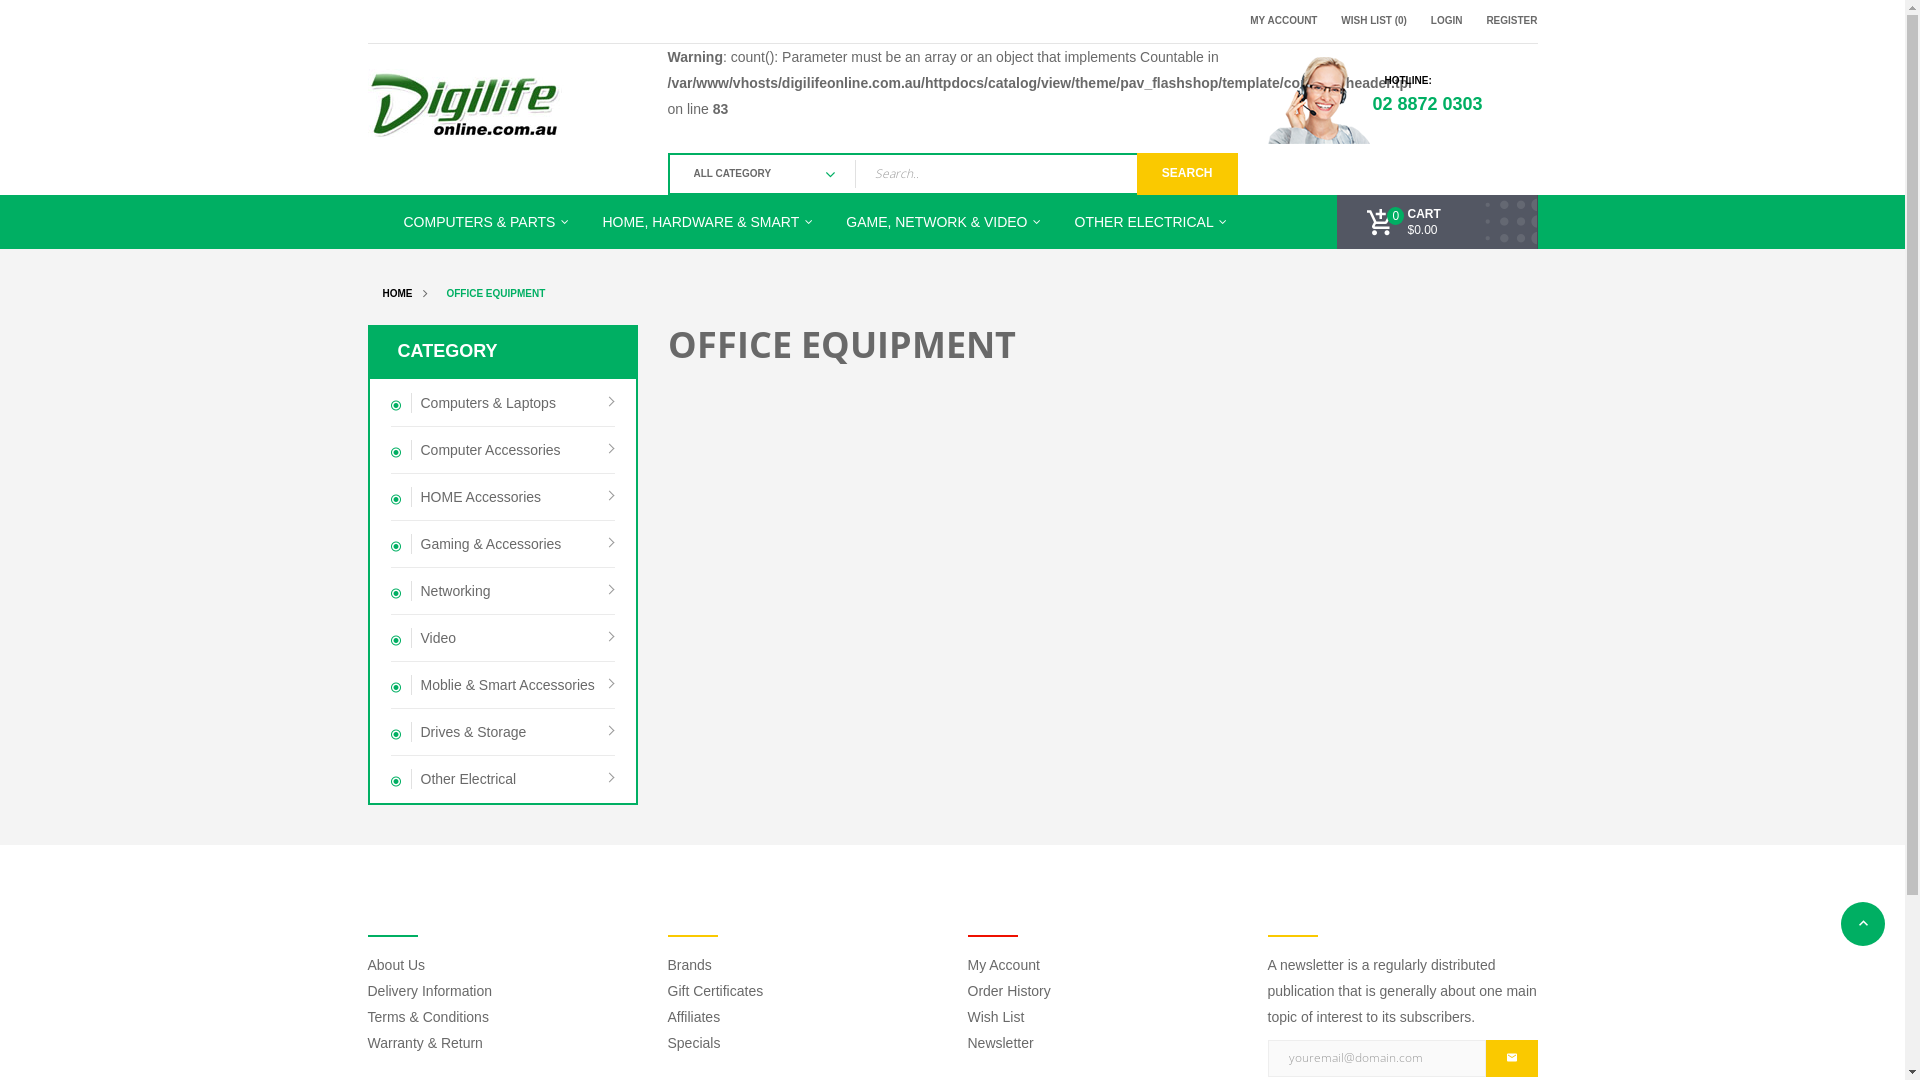 The width and height of the screenshot is (1920, 1080). I want to click on 'Moblie & Smart Accessories', so click(502, 684).